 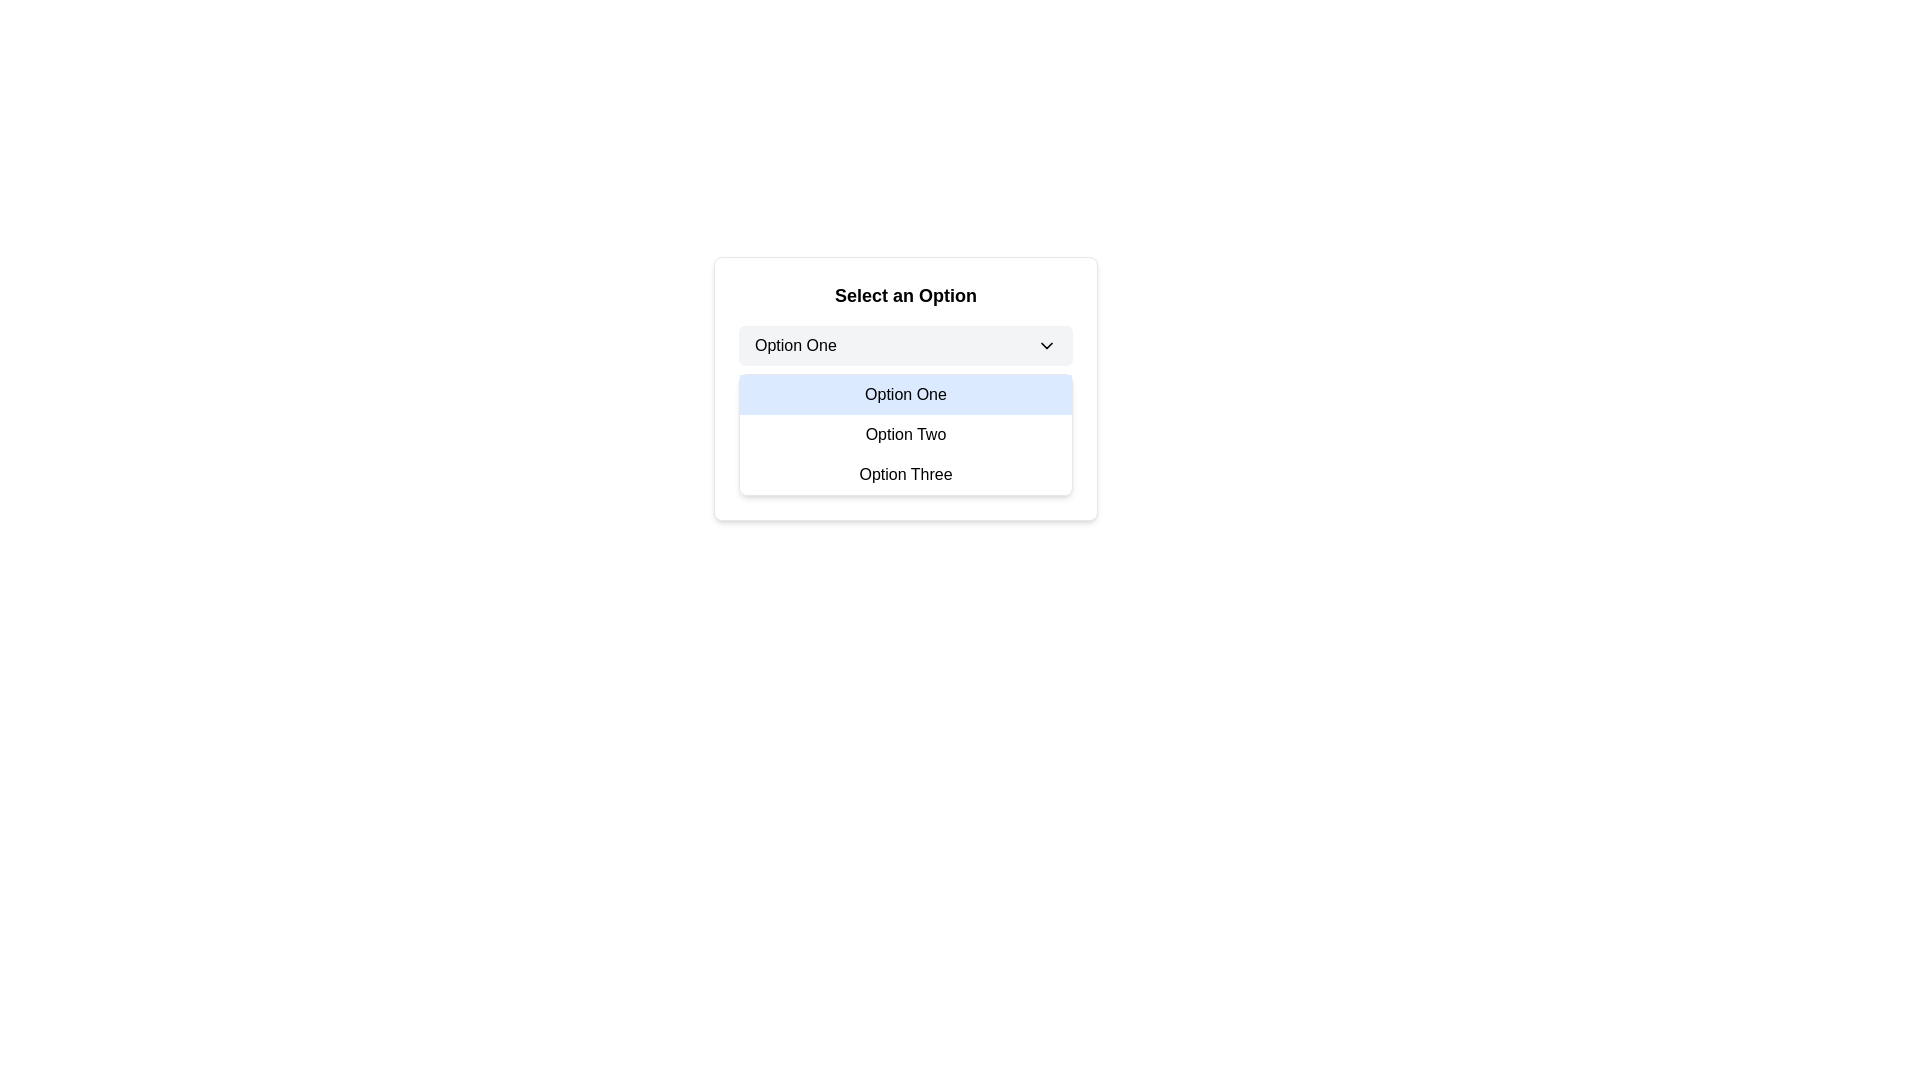 What do you see at coordinates (905, 434) in the screenshot?
I see `the second option in the dropdown list` at bounding box center [905, 434].